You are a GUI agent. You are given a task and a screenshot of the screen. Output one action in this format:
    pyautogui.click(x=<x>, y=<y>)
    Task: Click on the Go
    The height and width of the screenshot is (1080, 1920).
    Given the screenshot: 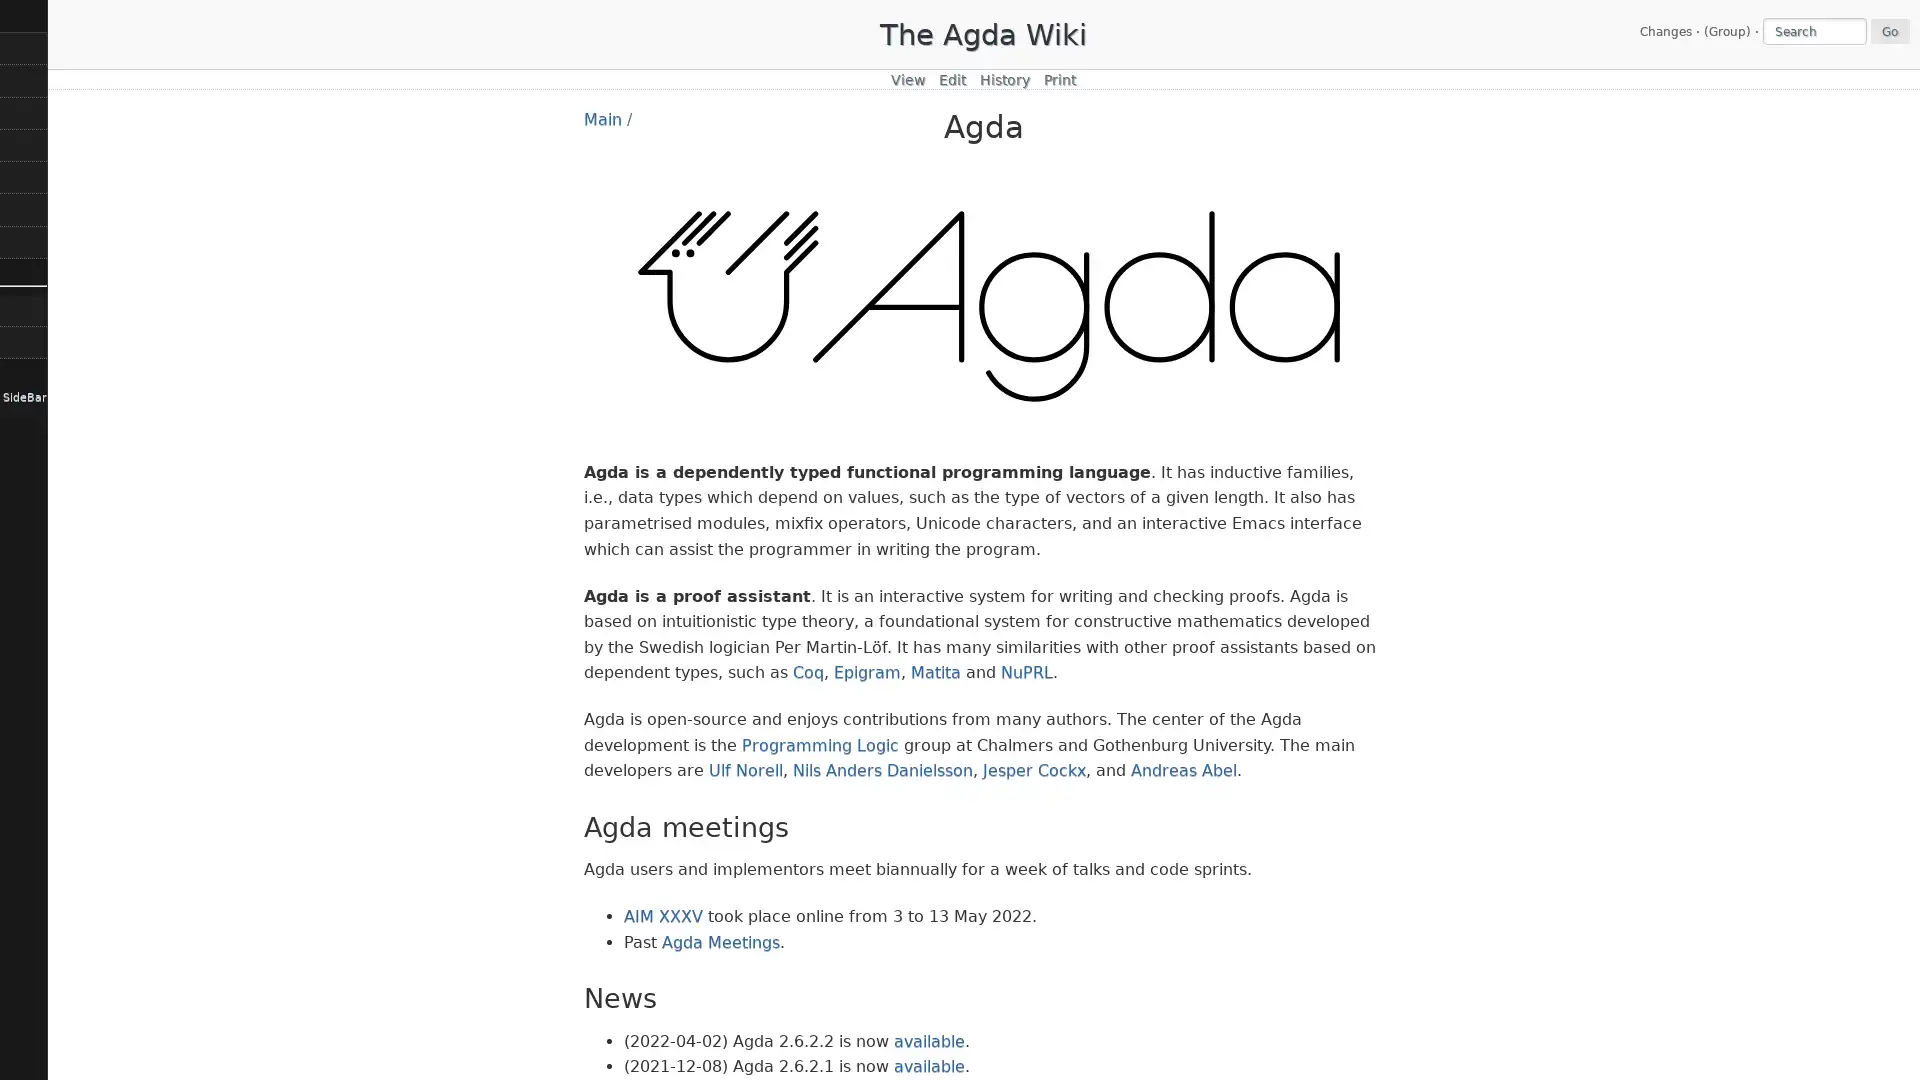 What is the action you would take?
    pyautogui.click(x=1889, y=30)
    